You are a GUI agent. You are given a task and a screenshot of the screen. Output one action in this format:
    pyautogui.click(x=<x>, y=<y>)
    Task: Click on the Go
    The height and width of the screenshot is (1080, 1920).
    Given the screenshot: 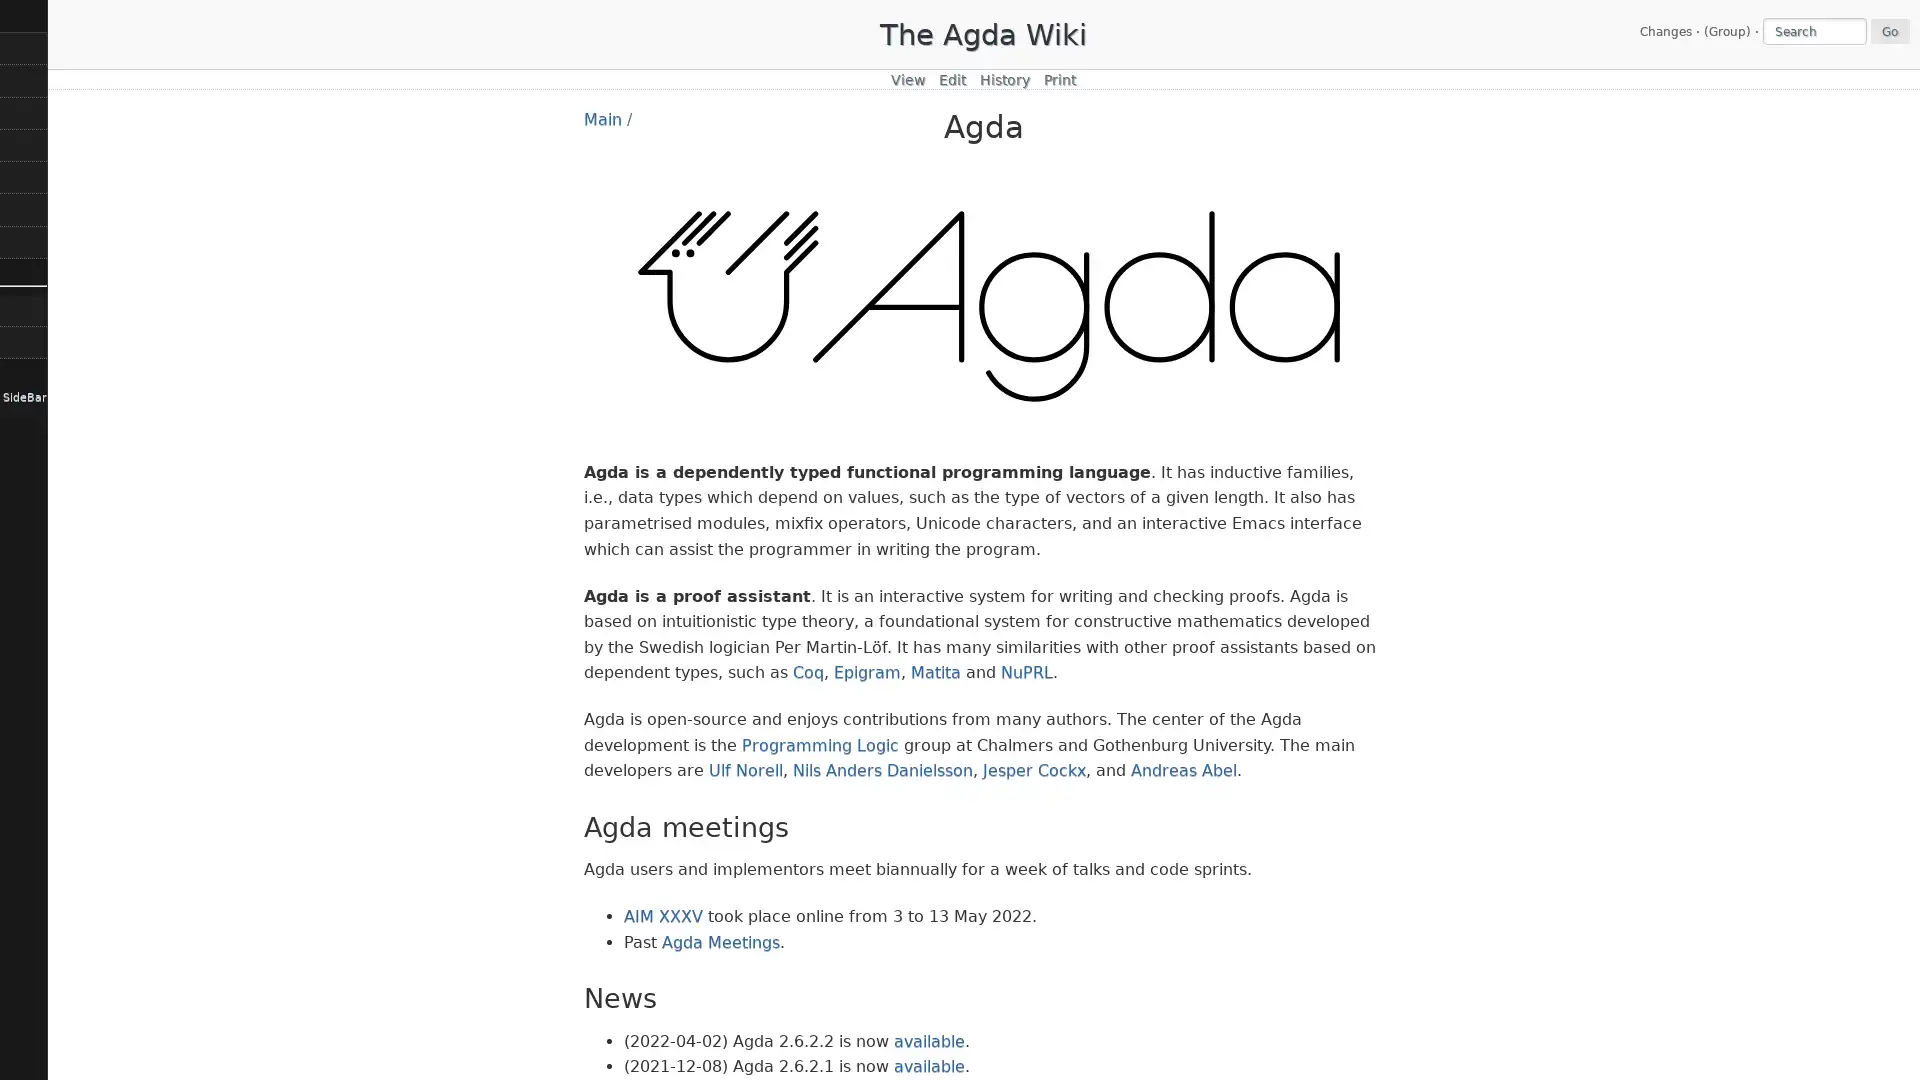 What is the action you would take?
    pyautogui.click(x=1889, y=30)
    